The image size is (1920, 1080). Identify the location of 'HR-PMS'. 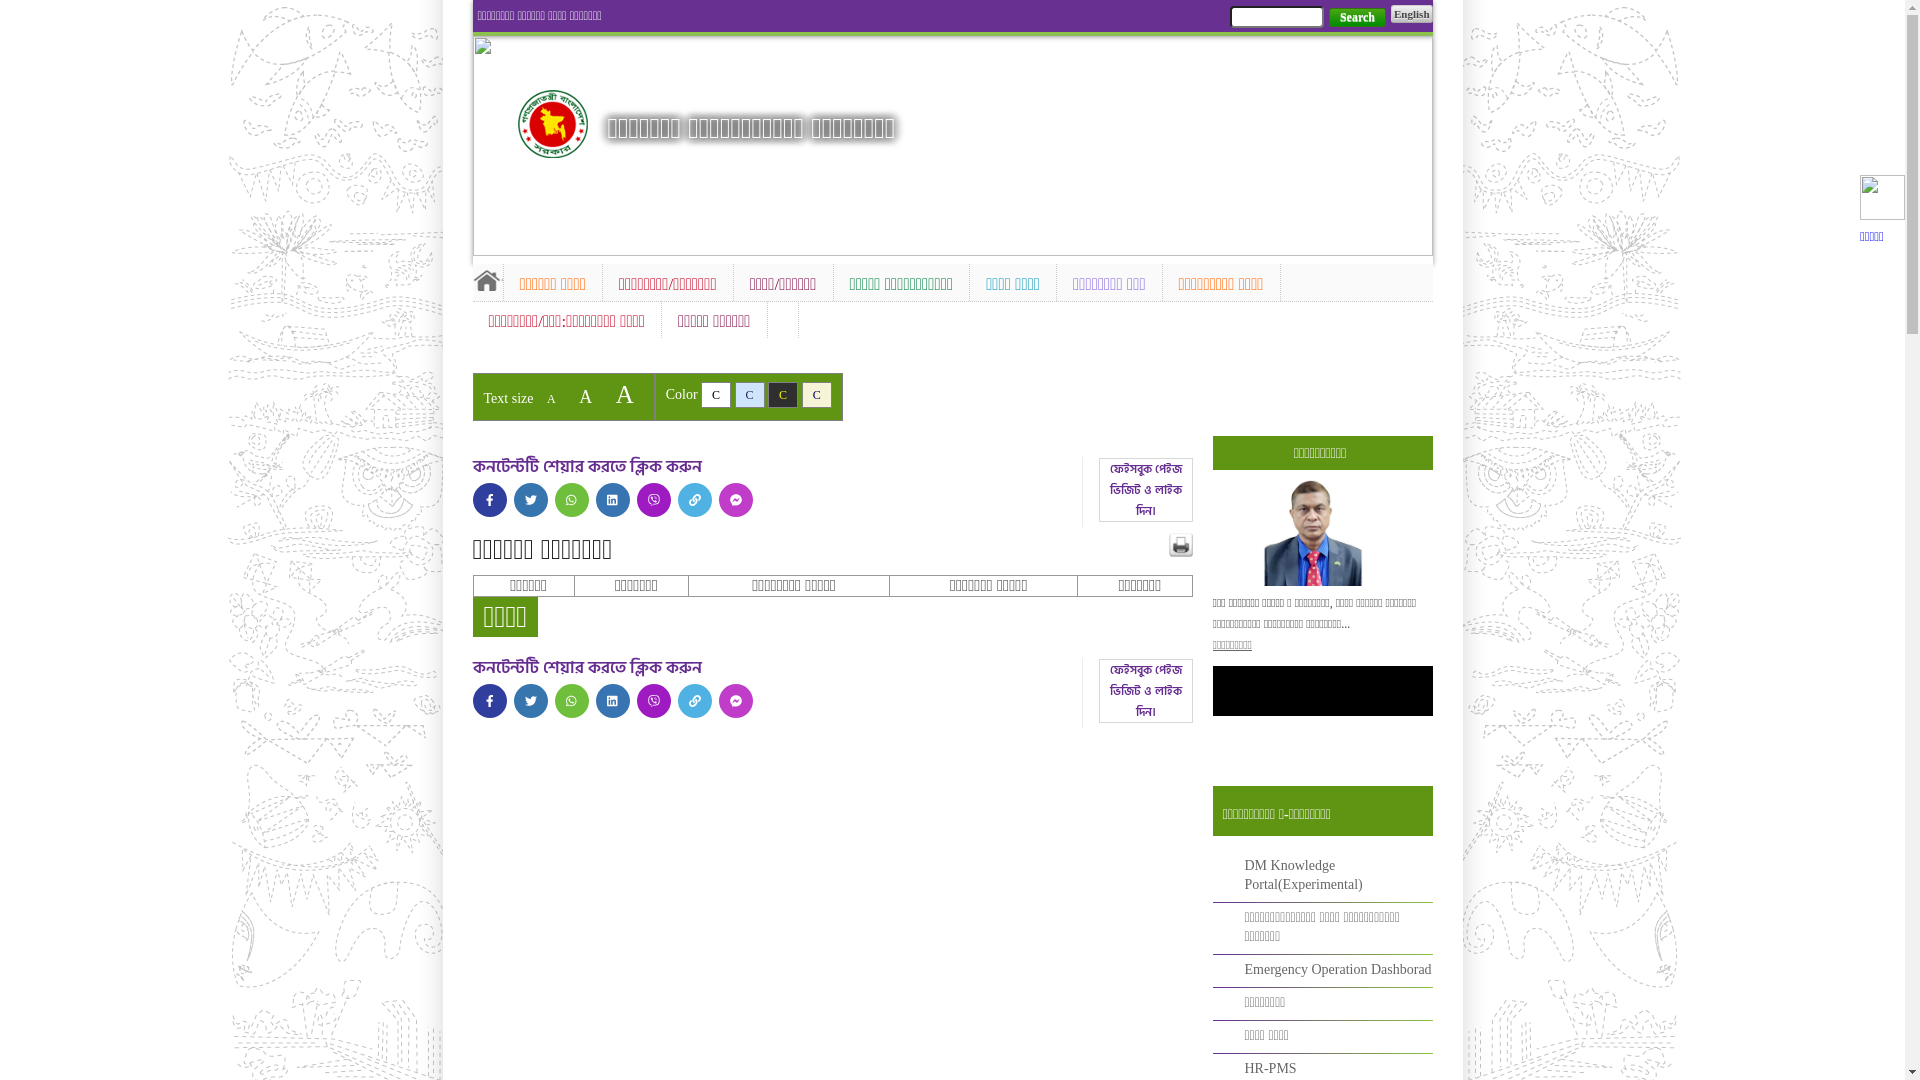
(1242, 1067).